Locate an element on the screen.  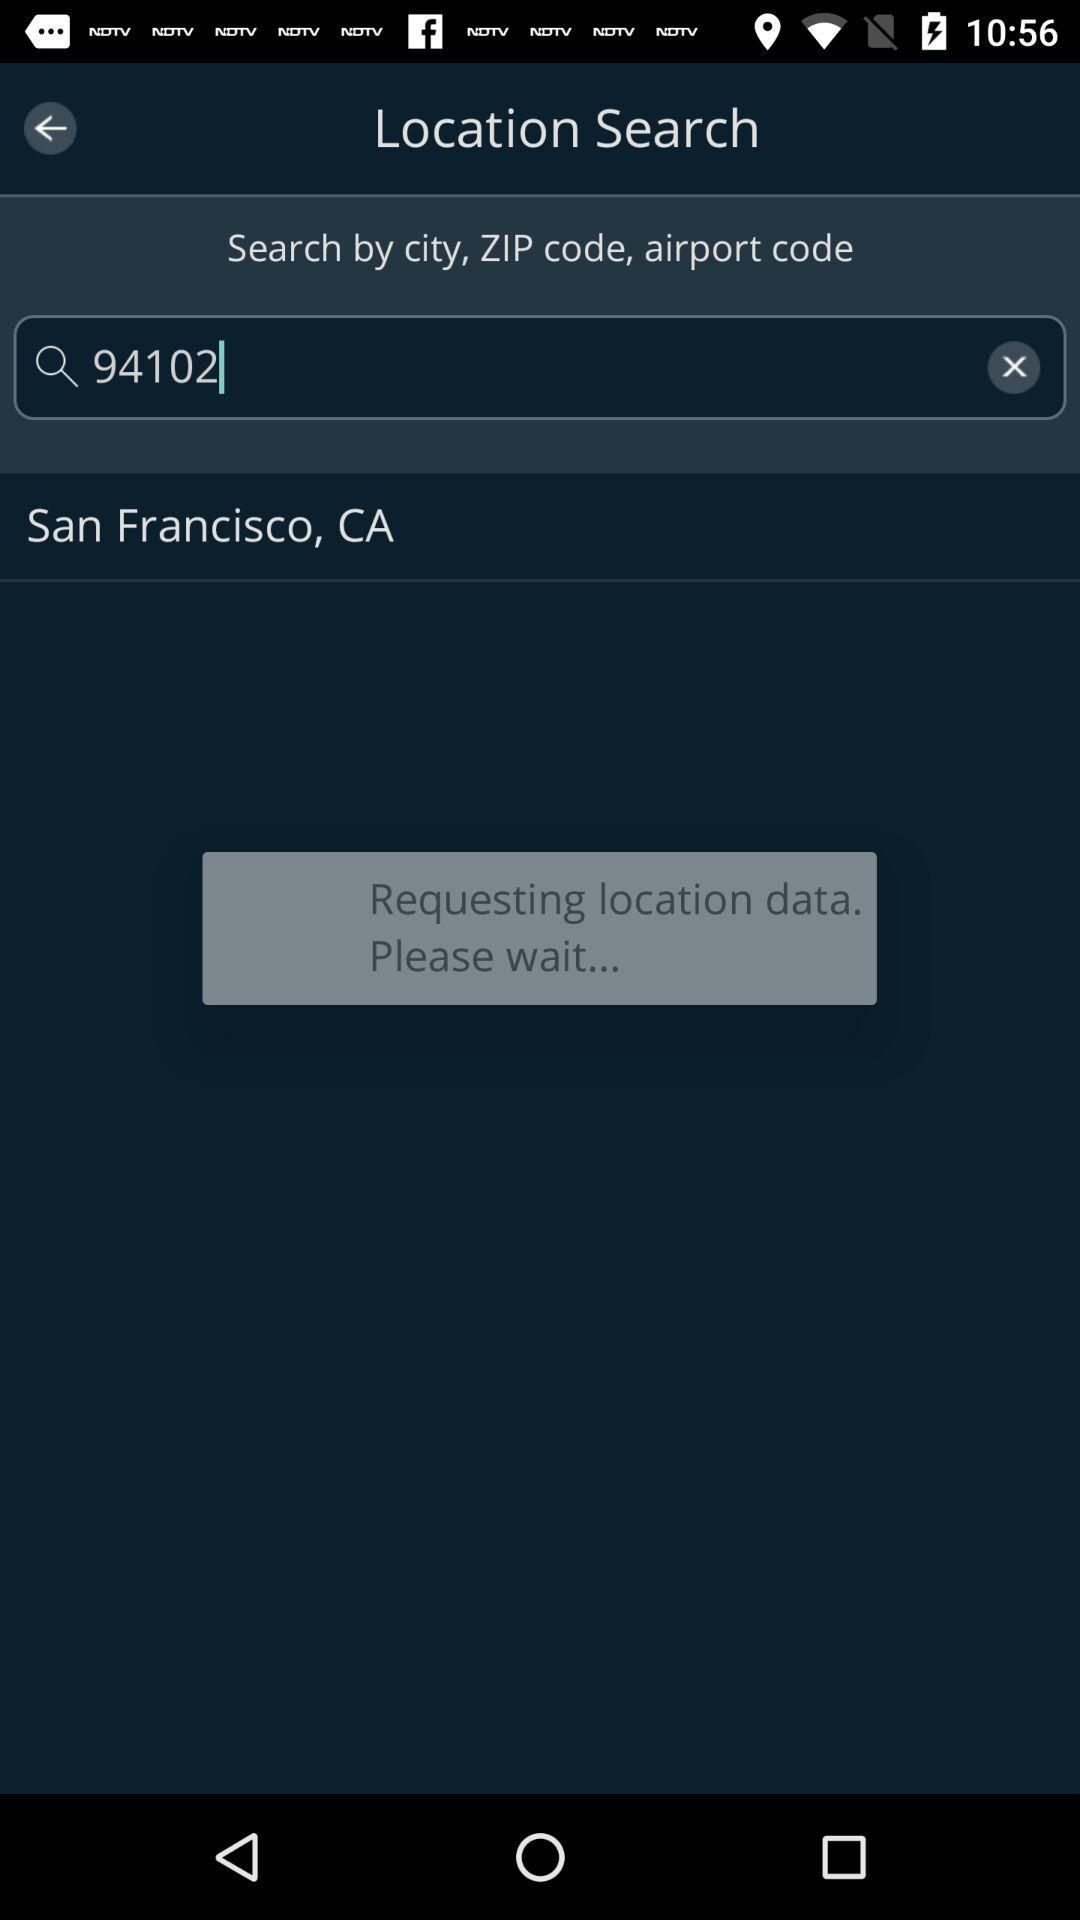
the search icon is located at coordinates (56, 367).